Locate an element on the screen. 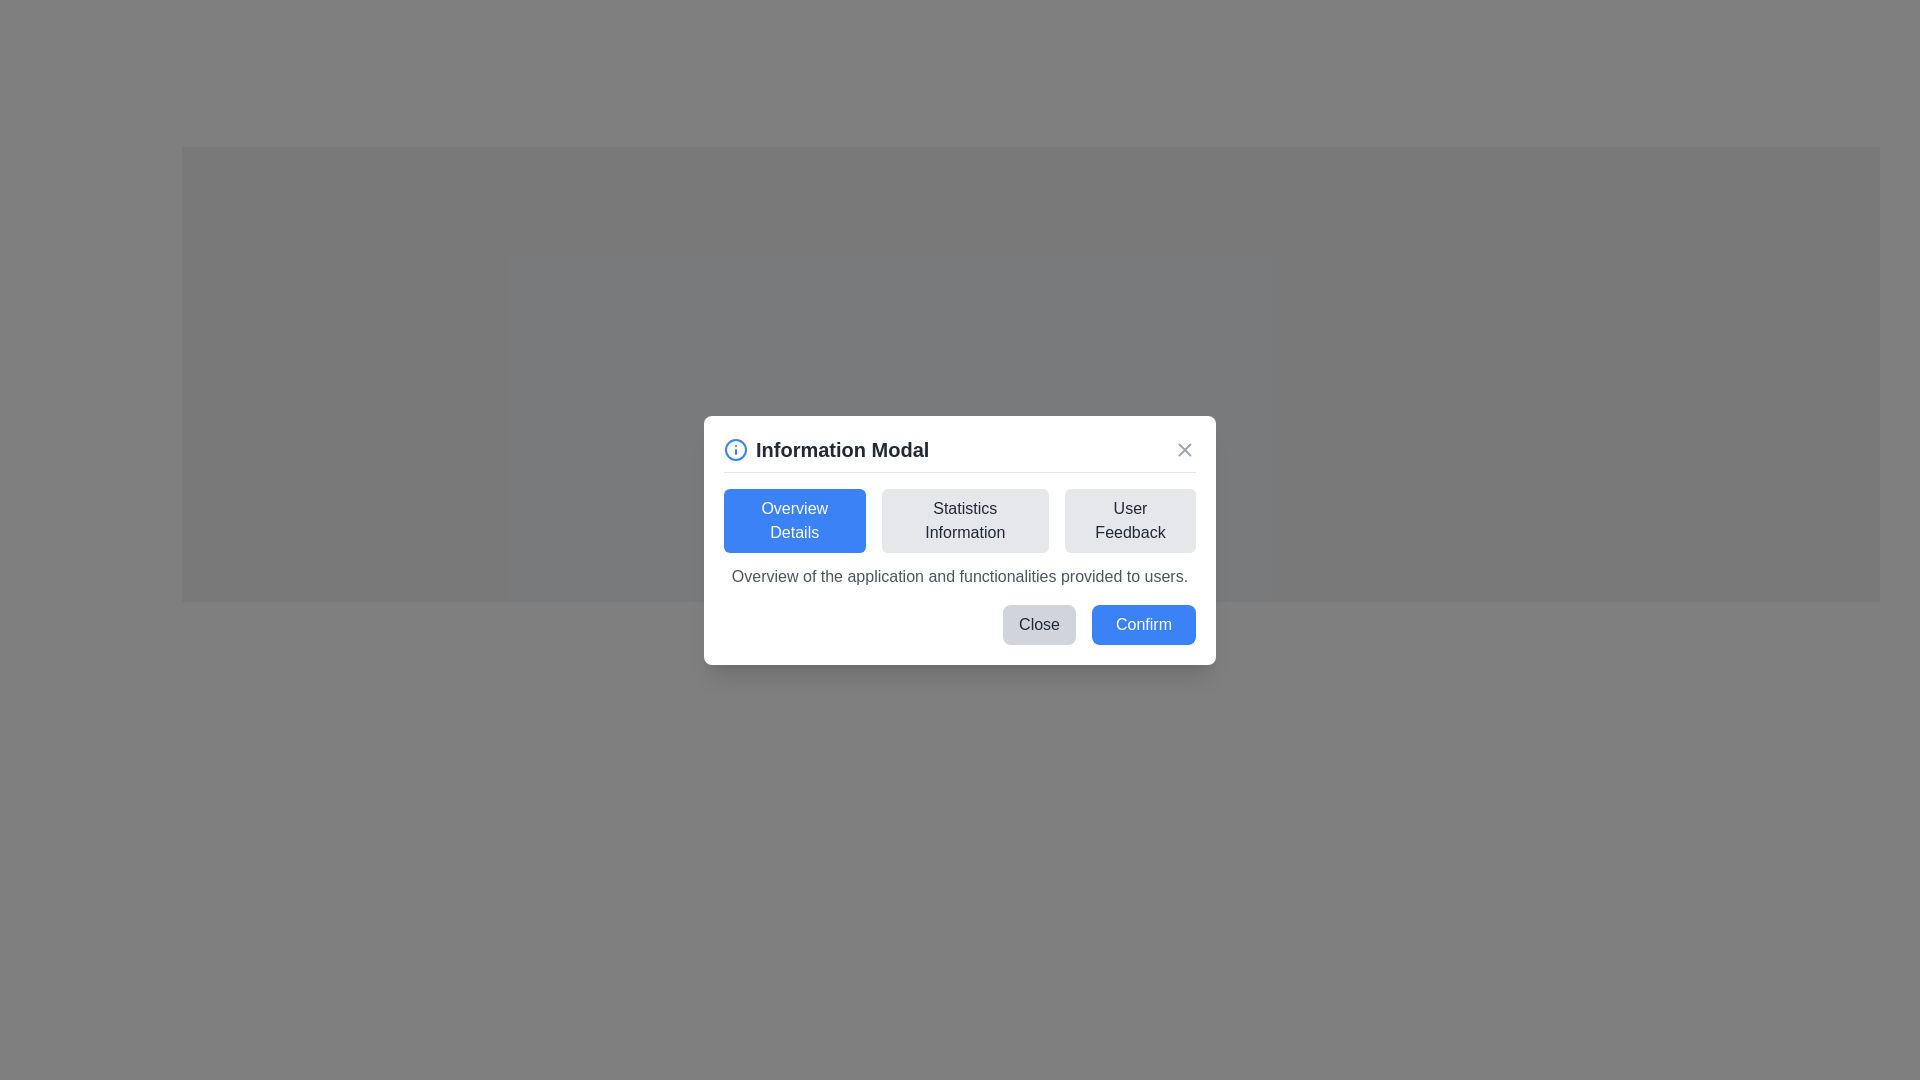 The image size is (1920, 1080). text 'Information Modal' which is styled in bold dark-gray font and located at the top-left corner of the modal dialog box, next to a blue circular info icon is located at coordinates (826, 448).